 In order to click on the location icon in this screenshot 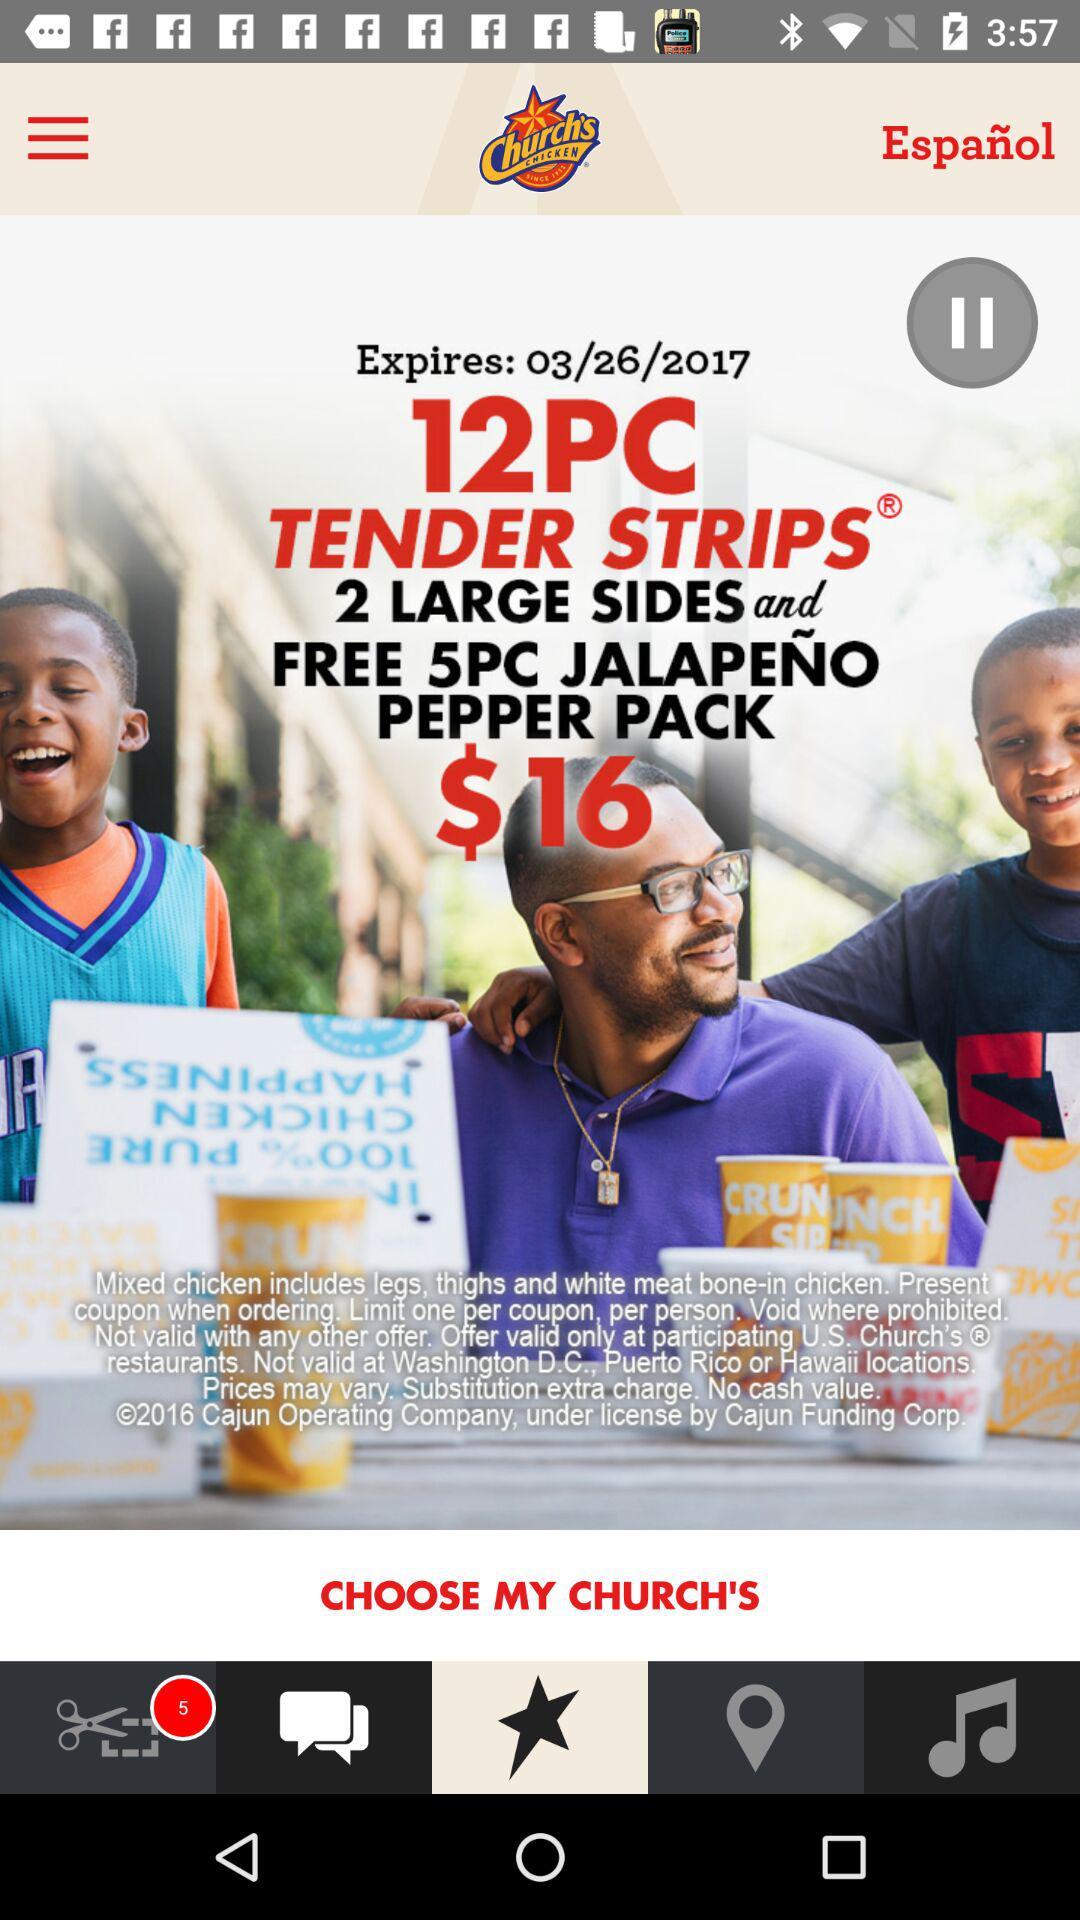, I will do `click(756, 1726)`.